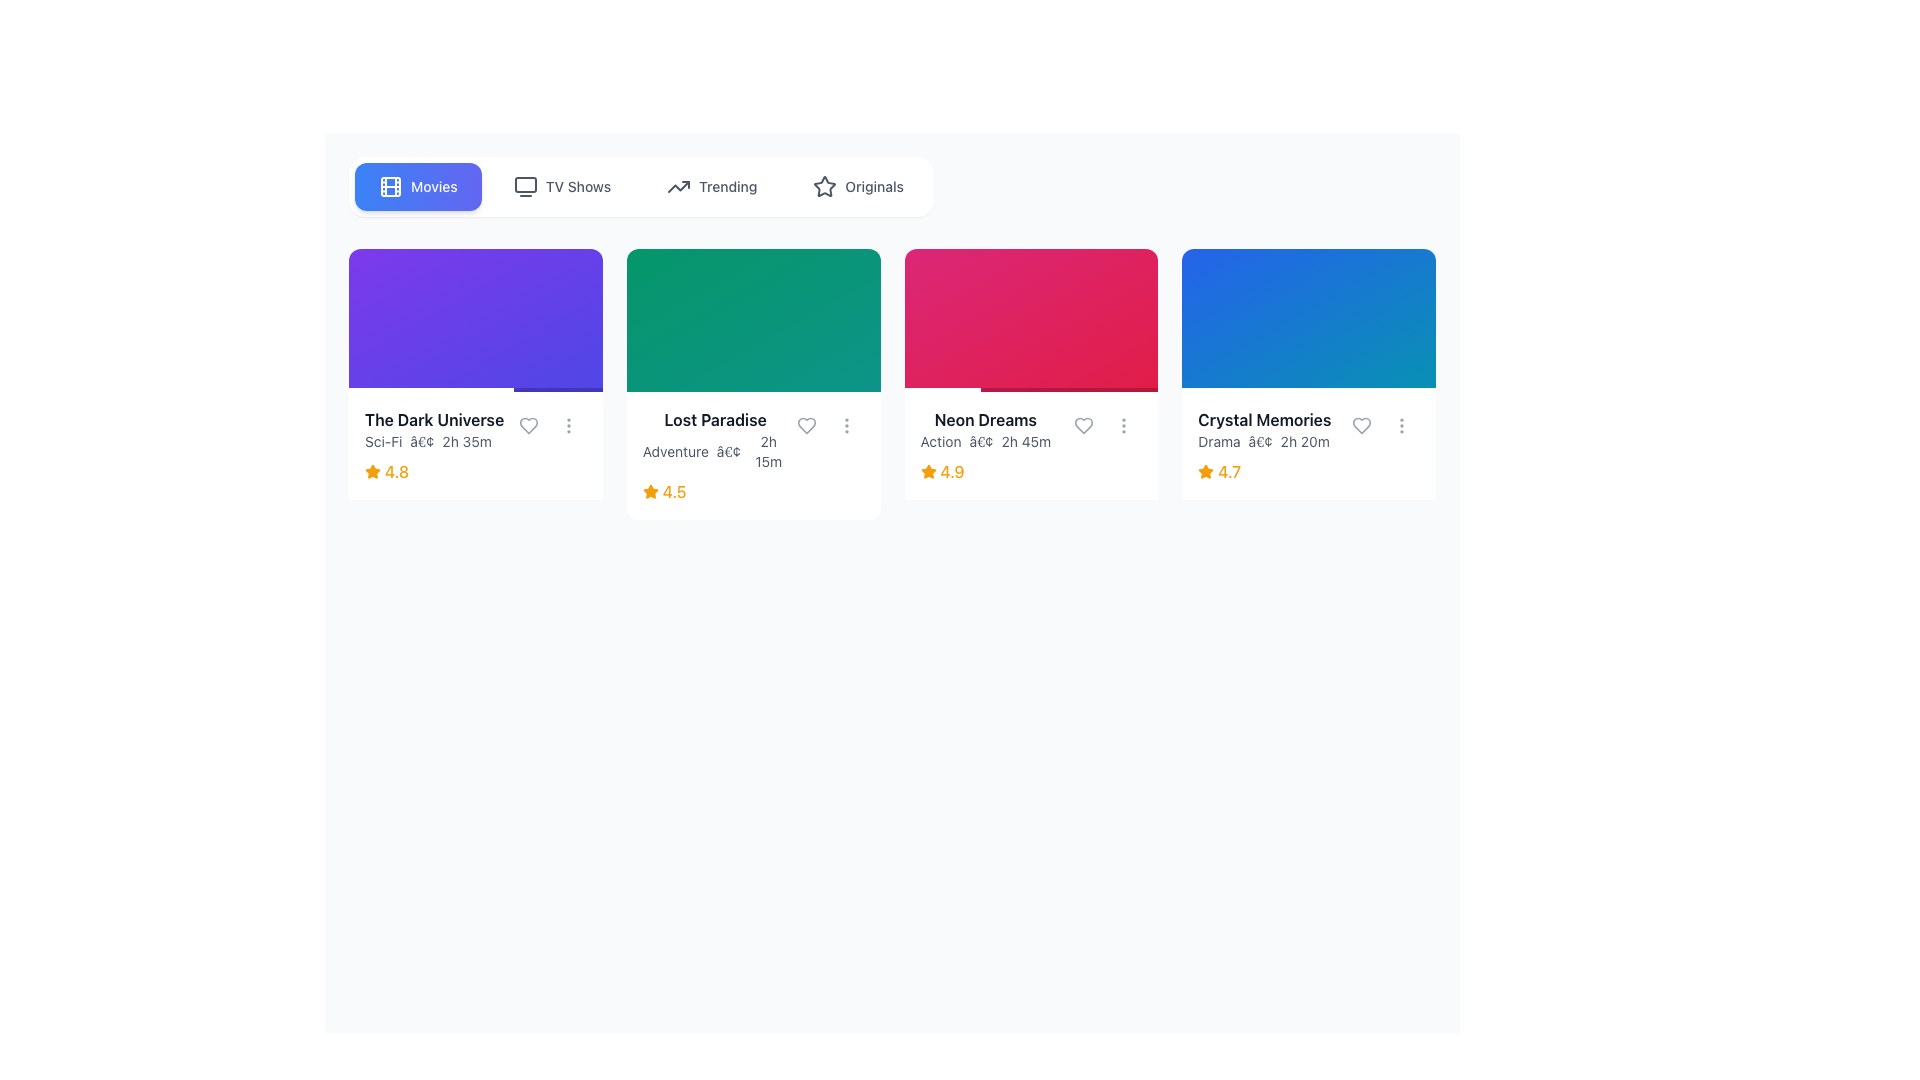 This screenshot has width=1920, height=1080. What do you see at coordinates (641, 186) in the screenshot?
I see `the navigation menu` at bounding box center [641, 186].